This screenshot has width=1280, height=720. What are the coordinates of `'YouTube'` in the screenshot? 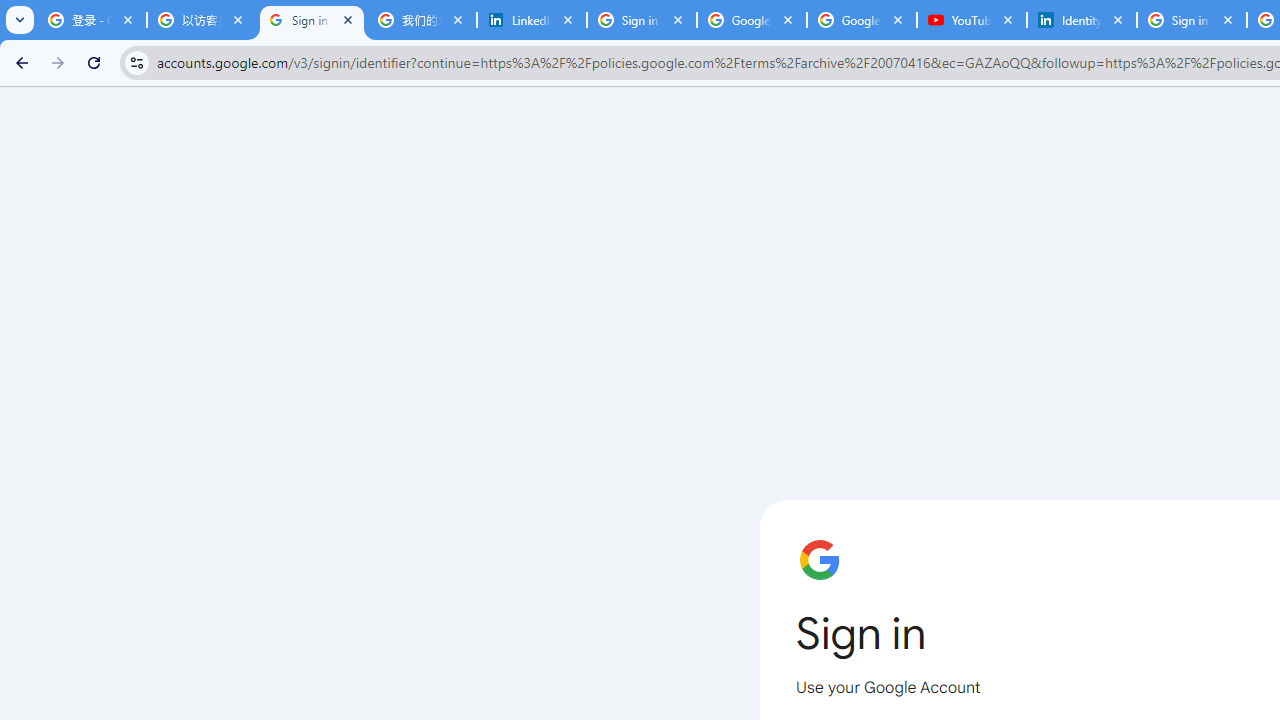 It's located at (971, 20).